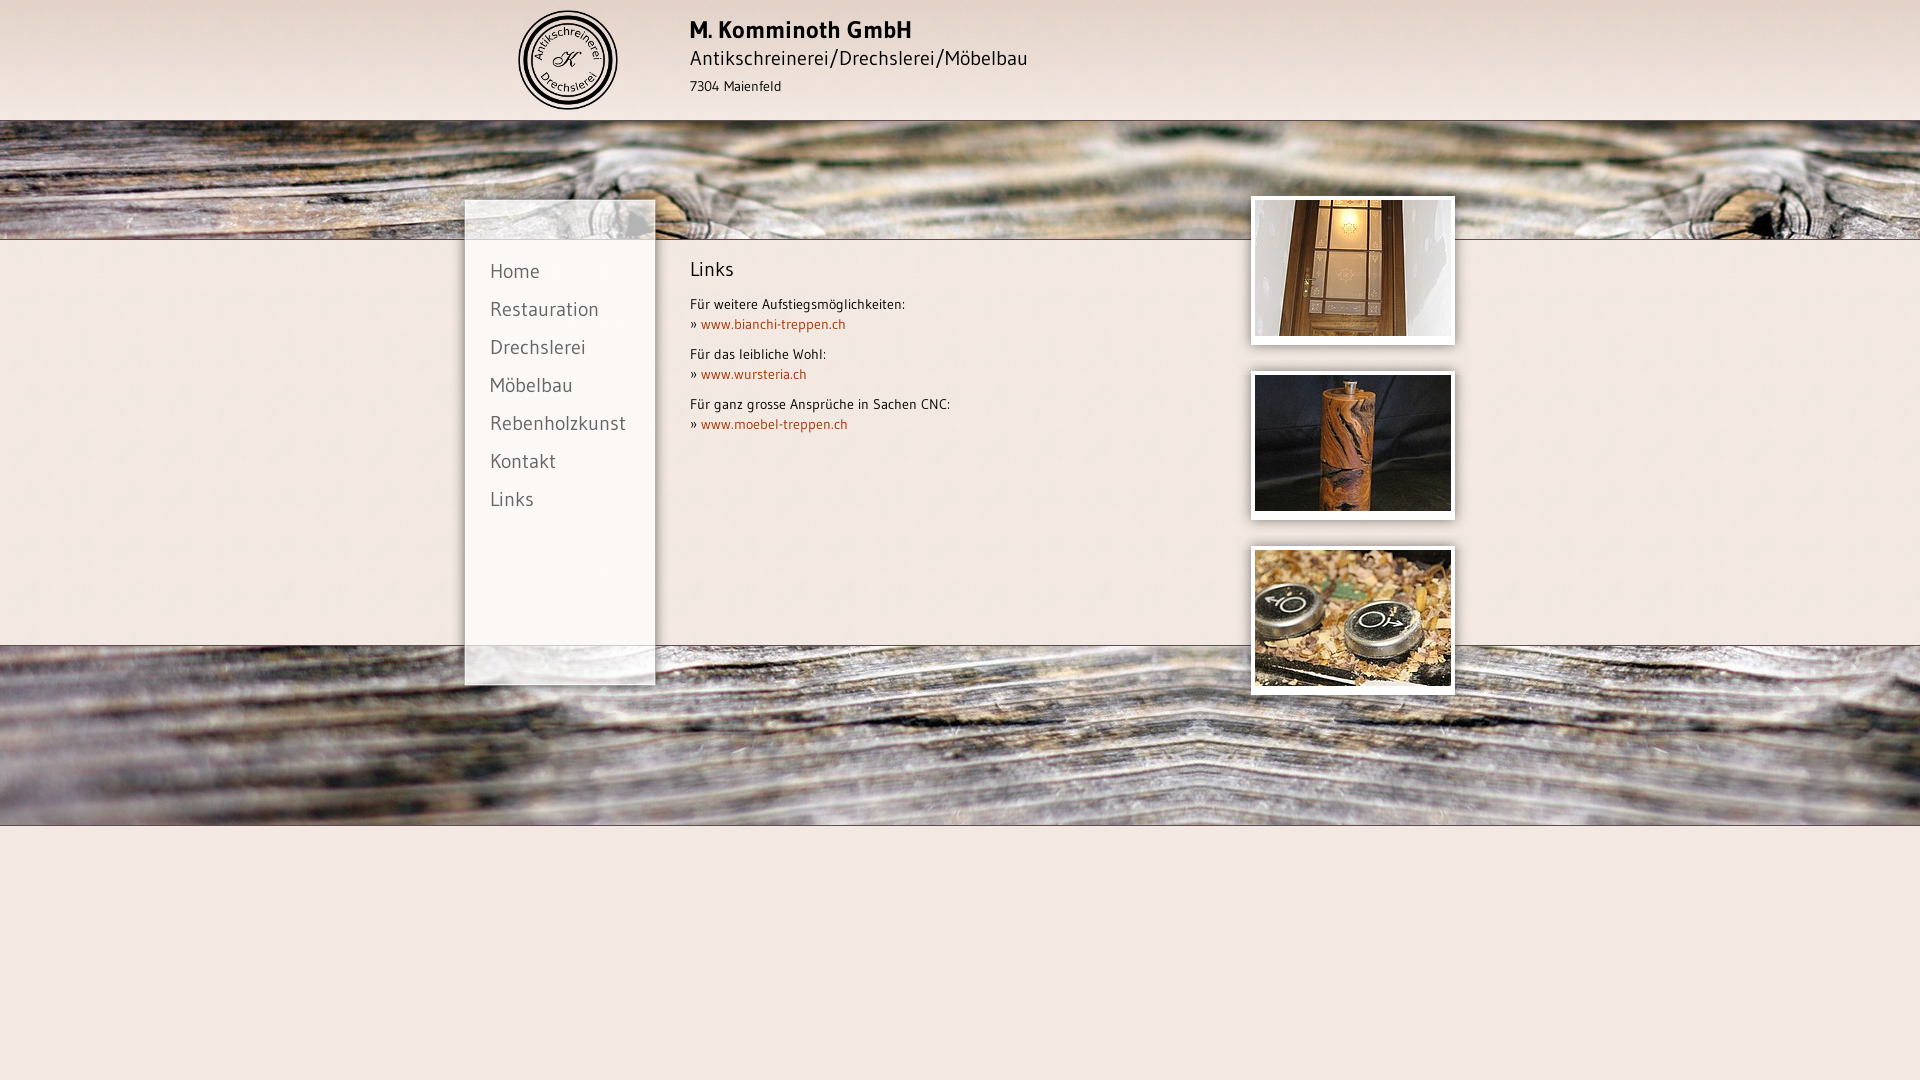 This screenshot has height=1080, width=1920. I want to click on 'www.bianchi-treppen.ch', so click(772, 323).